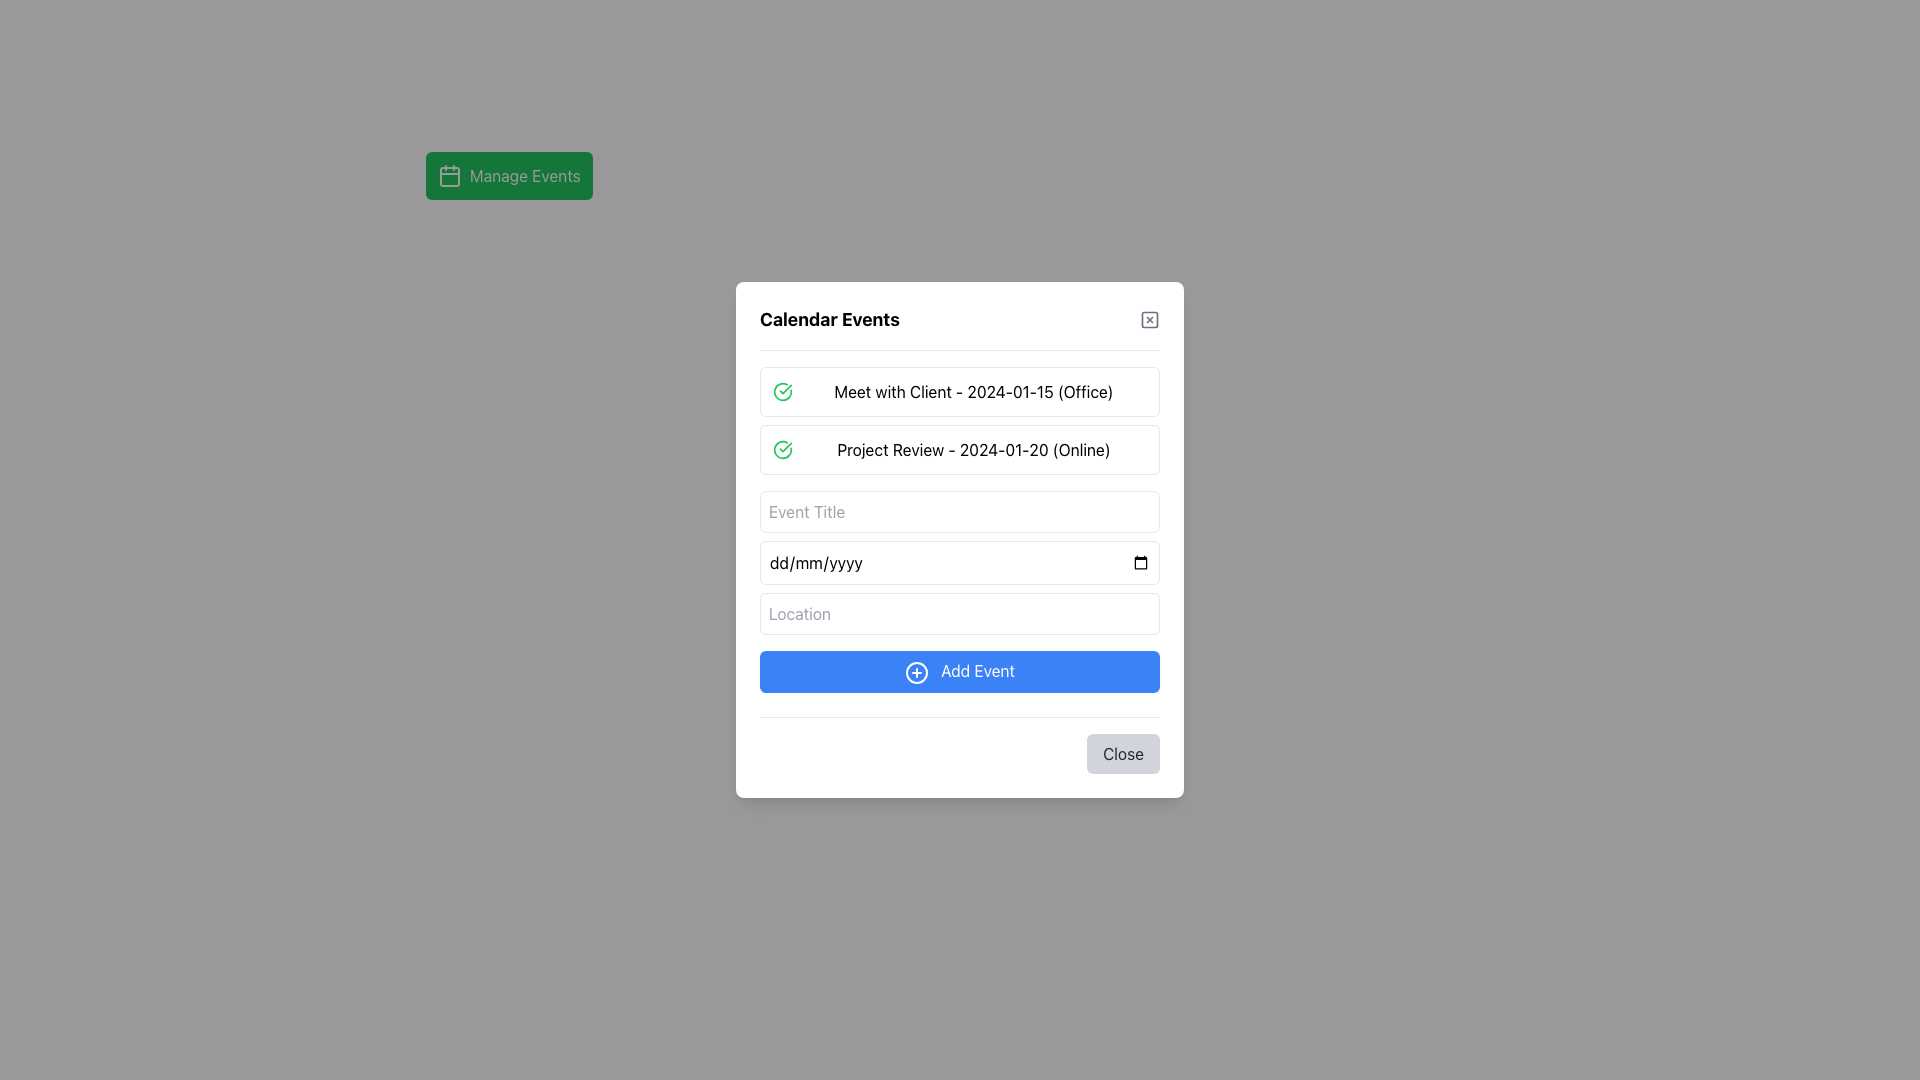 Image resolution: width=1920 pixels, height=1080 pixels. Describe the element at coordinates (915, 672) in the screenshot. I see `the decorative graphic element within the 'Add Event' button that highlights the '+' symbol` at that location.